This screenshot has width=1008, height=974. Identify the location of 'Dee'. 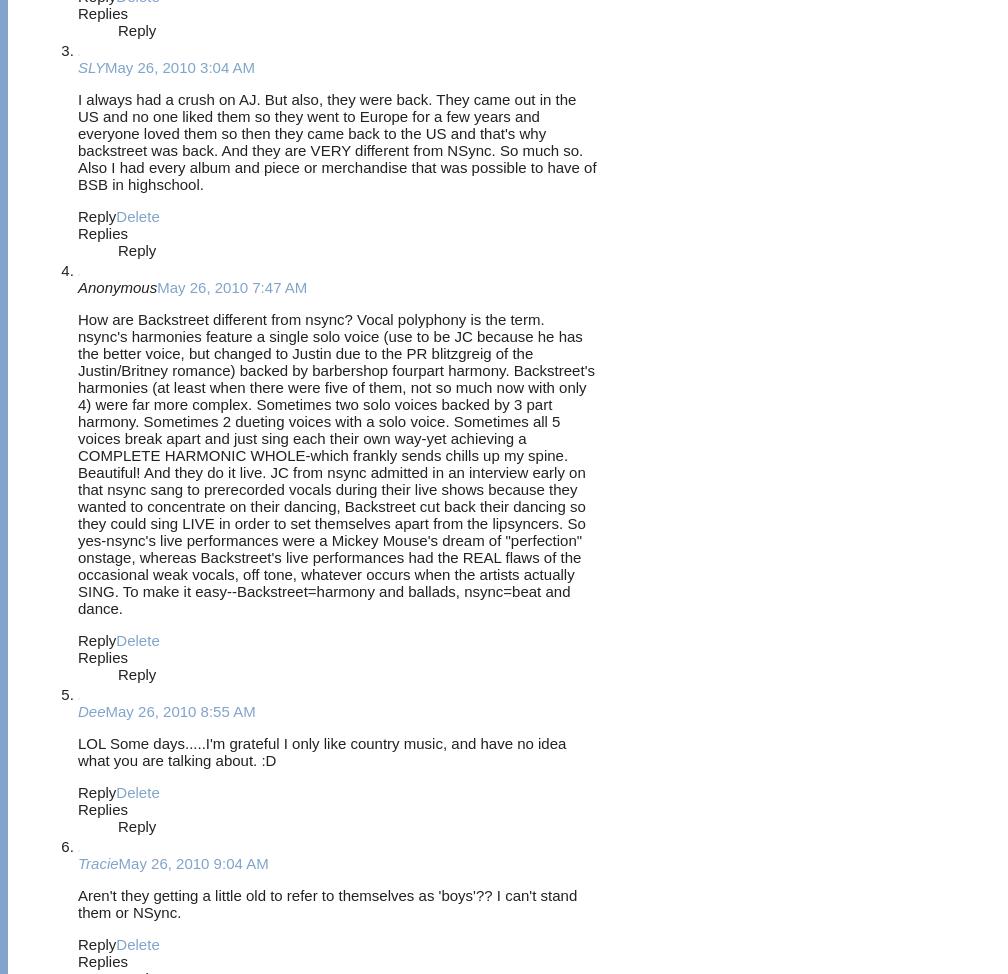
(91, 710).